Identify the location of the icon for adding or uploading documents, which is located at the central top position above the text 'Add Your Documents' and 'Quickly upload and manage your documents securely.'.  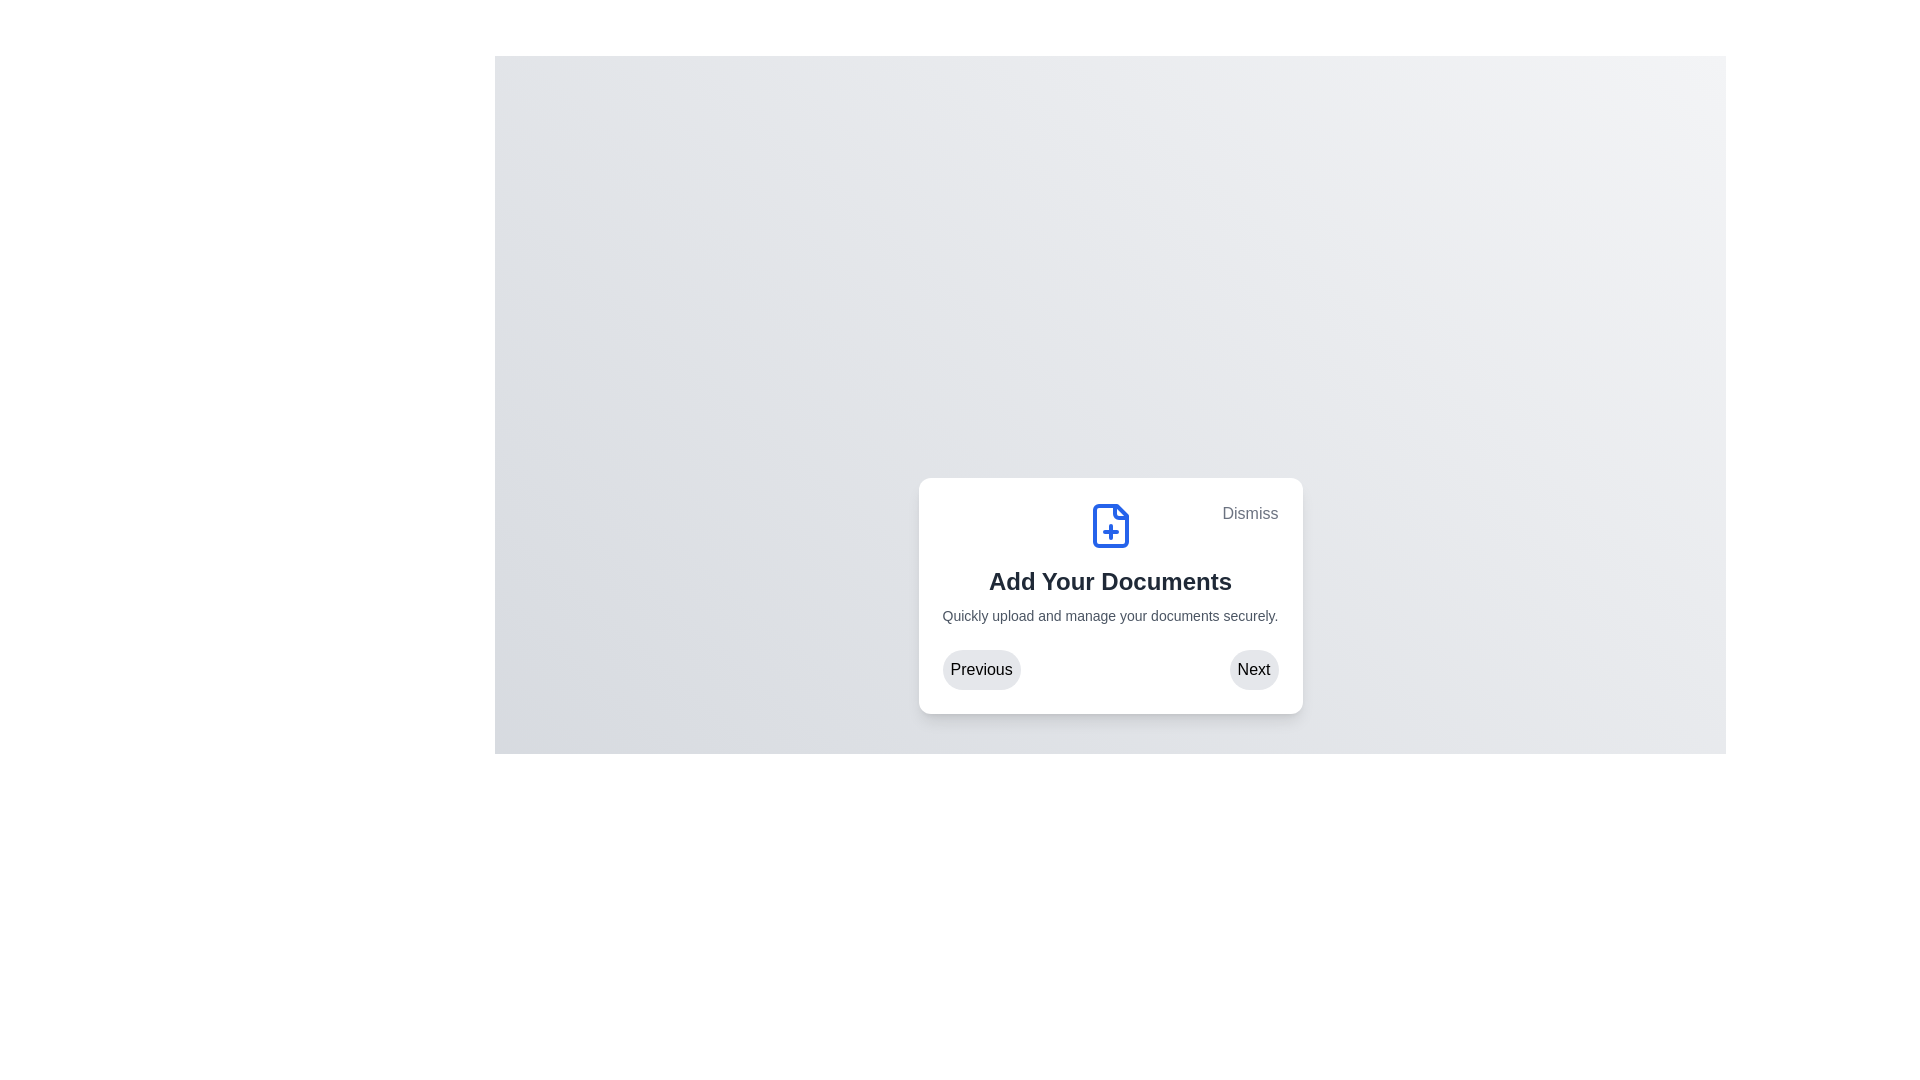
(1109, 524).